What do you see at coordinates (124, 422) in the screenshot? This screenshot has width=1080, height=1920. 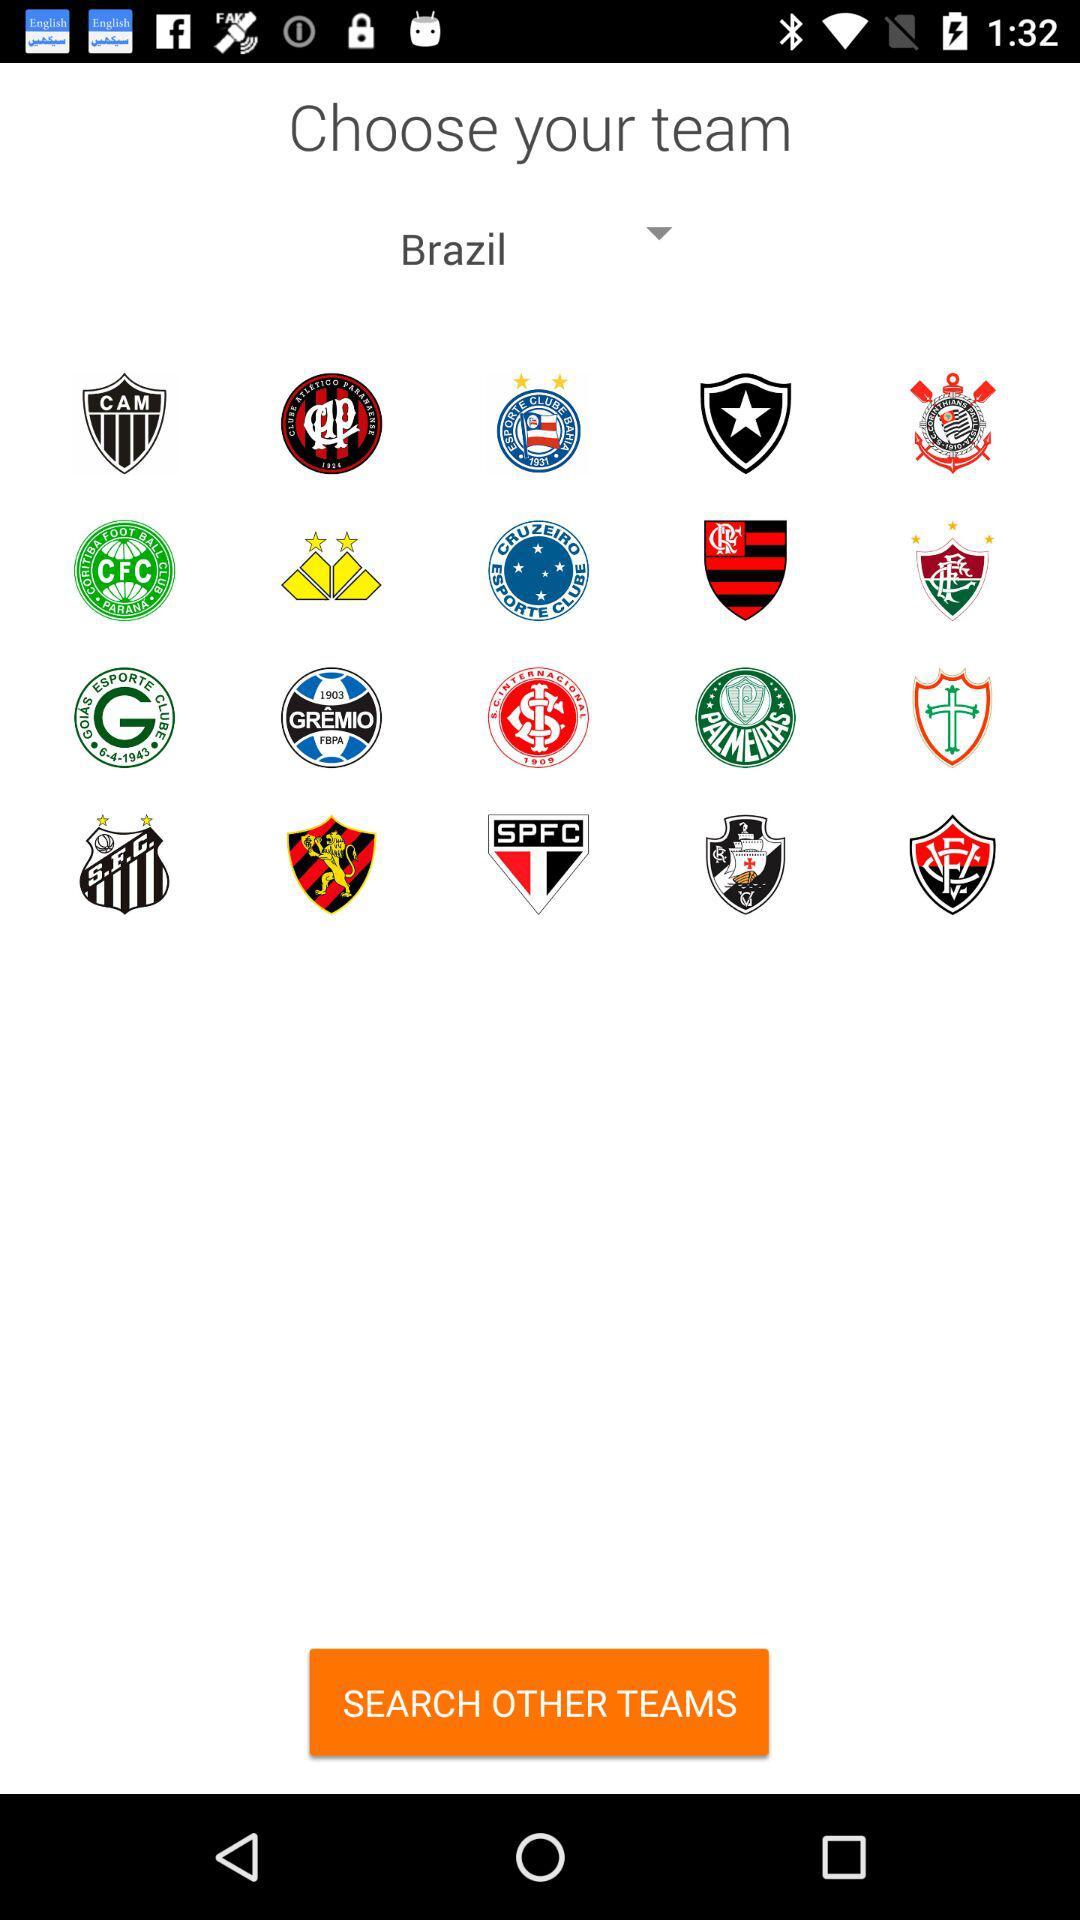 I see `choose club atletico mineiro` at bounding box center [124, 422].